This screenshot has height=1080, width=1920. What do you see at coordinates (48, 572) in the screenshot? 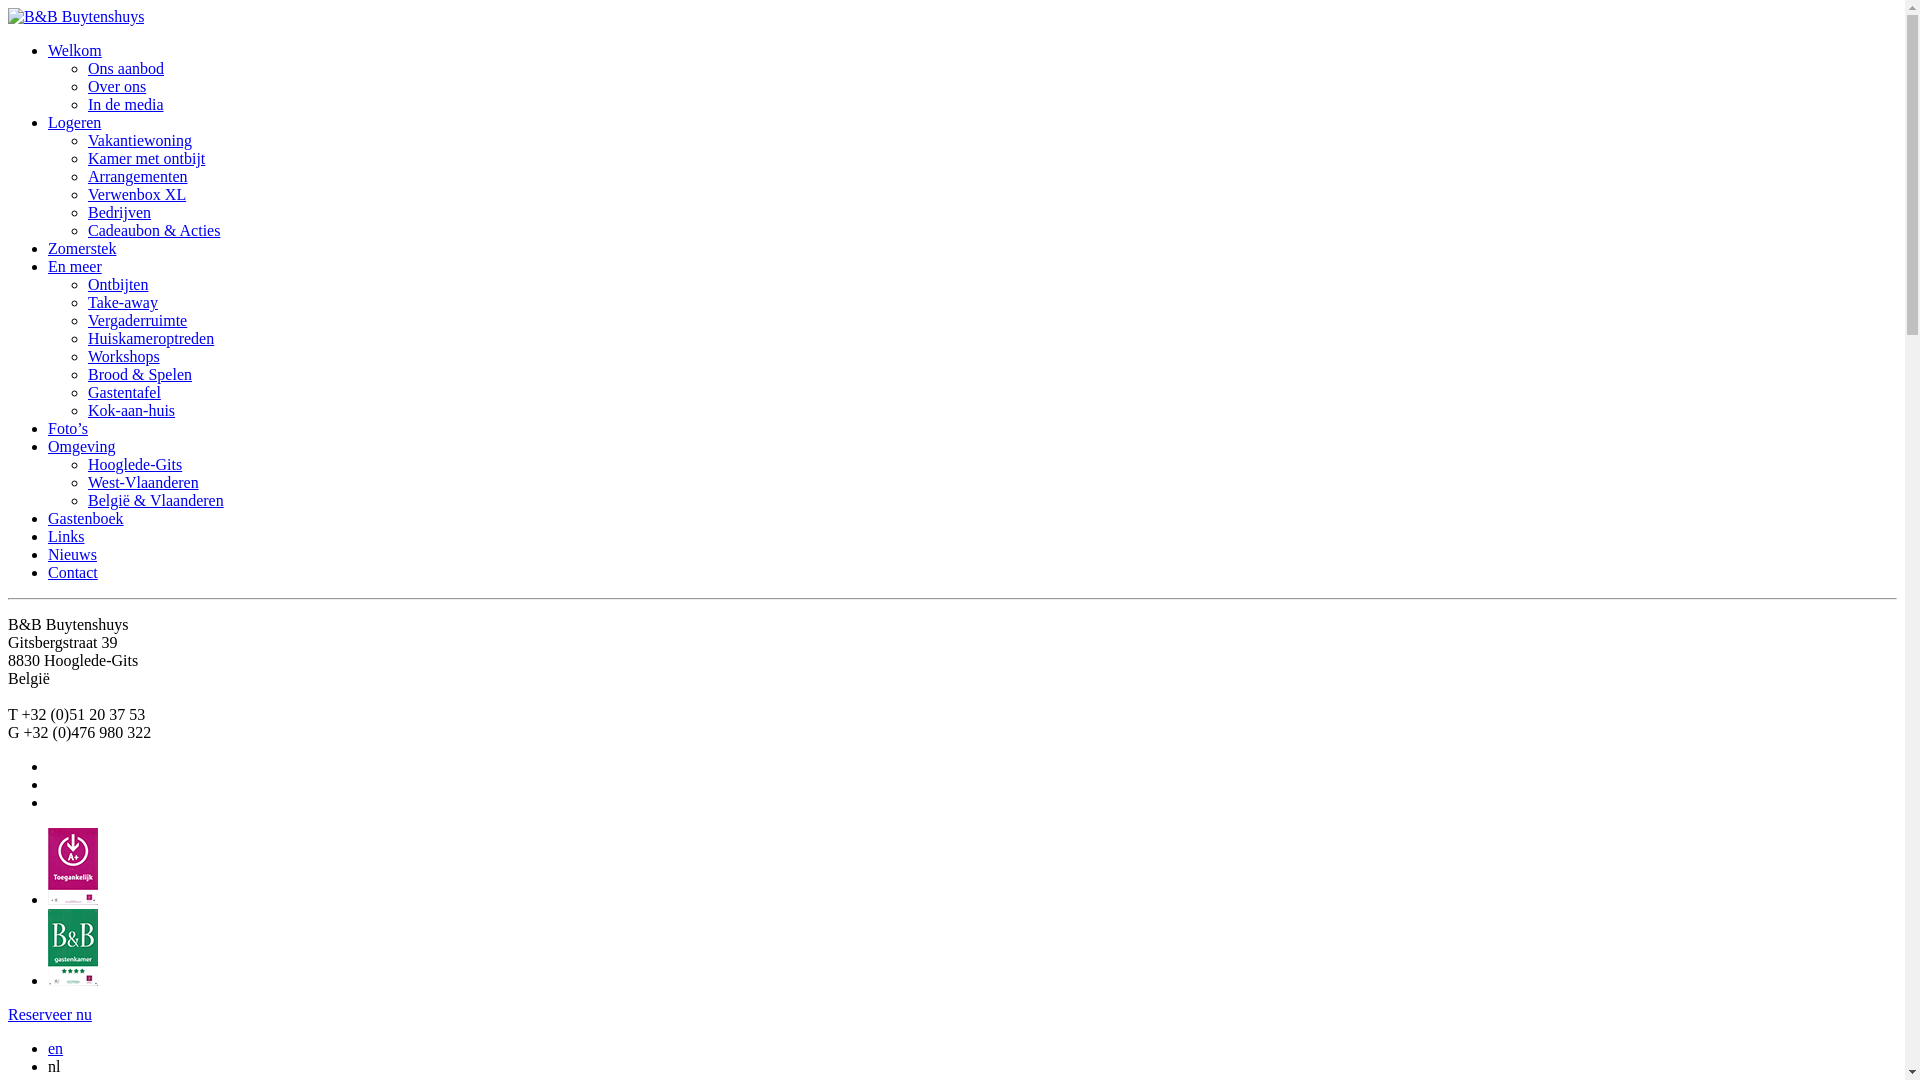
I see `'Contact'` at bounding box center [48, 572].